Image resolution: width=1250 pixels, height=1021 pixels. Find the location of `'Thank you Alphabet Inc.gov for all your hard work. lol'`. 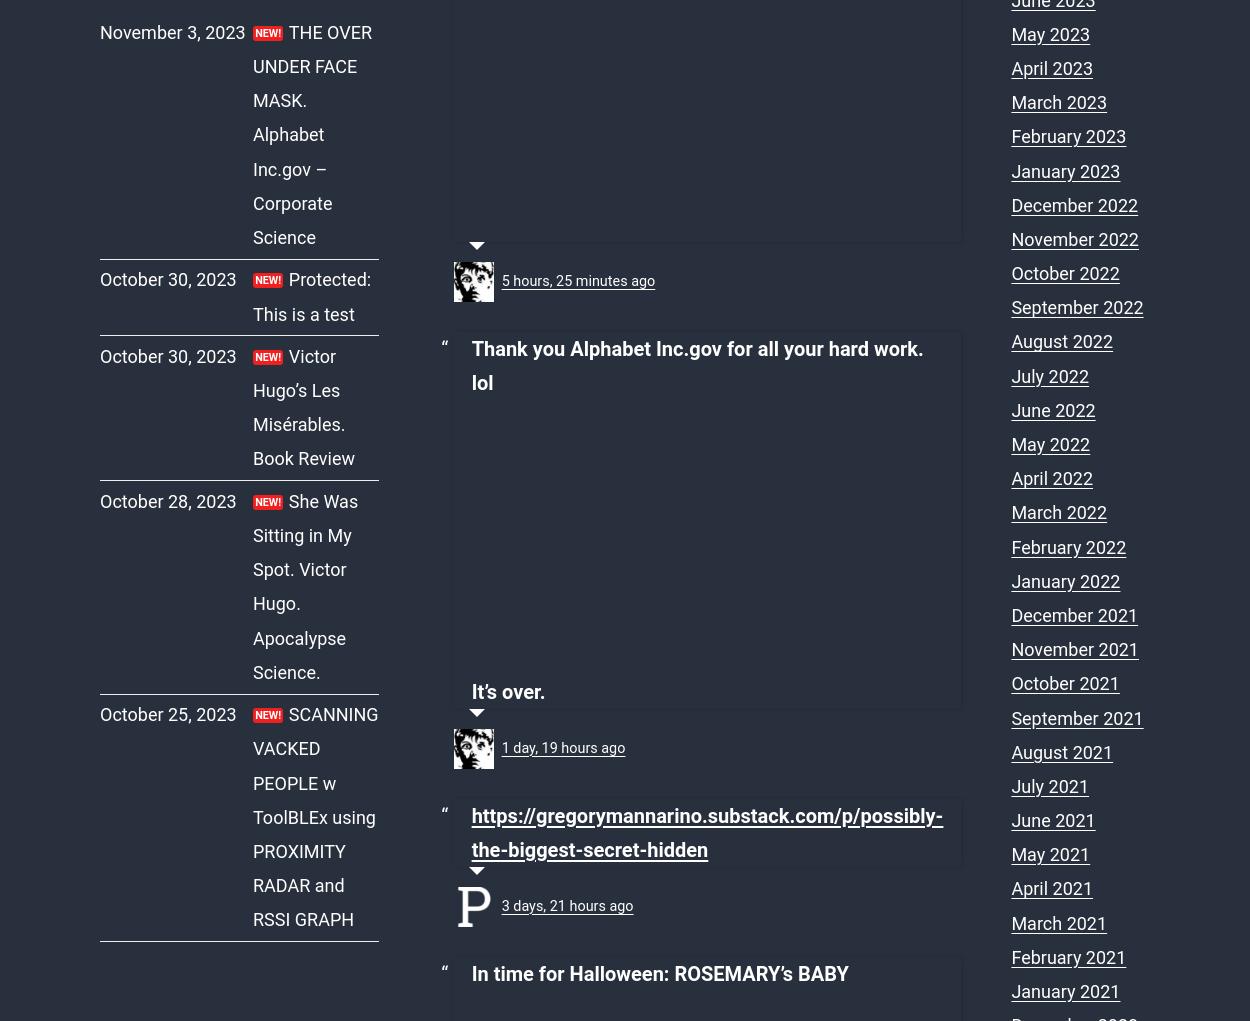

'Thank you Alphabet Inc.gov for all your hard work. lol' is located at coordinates (696, 365).